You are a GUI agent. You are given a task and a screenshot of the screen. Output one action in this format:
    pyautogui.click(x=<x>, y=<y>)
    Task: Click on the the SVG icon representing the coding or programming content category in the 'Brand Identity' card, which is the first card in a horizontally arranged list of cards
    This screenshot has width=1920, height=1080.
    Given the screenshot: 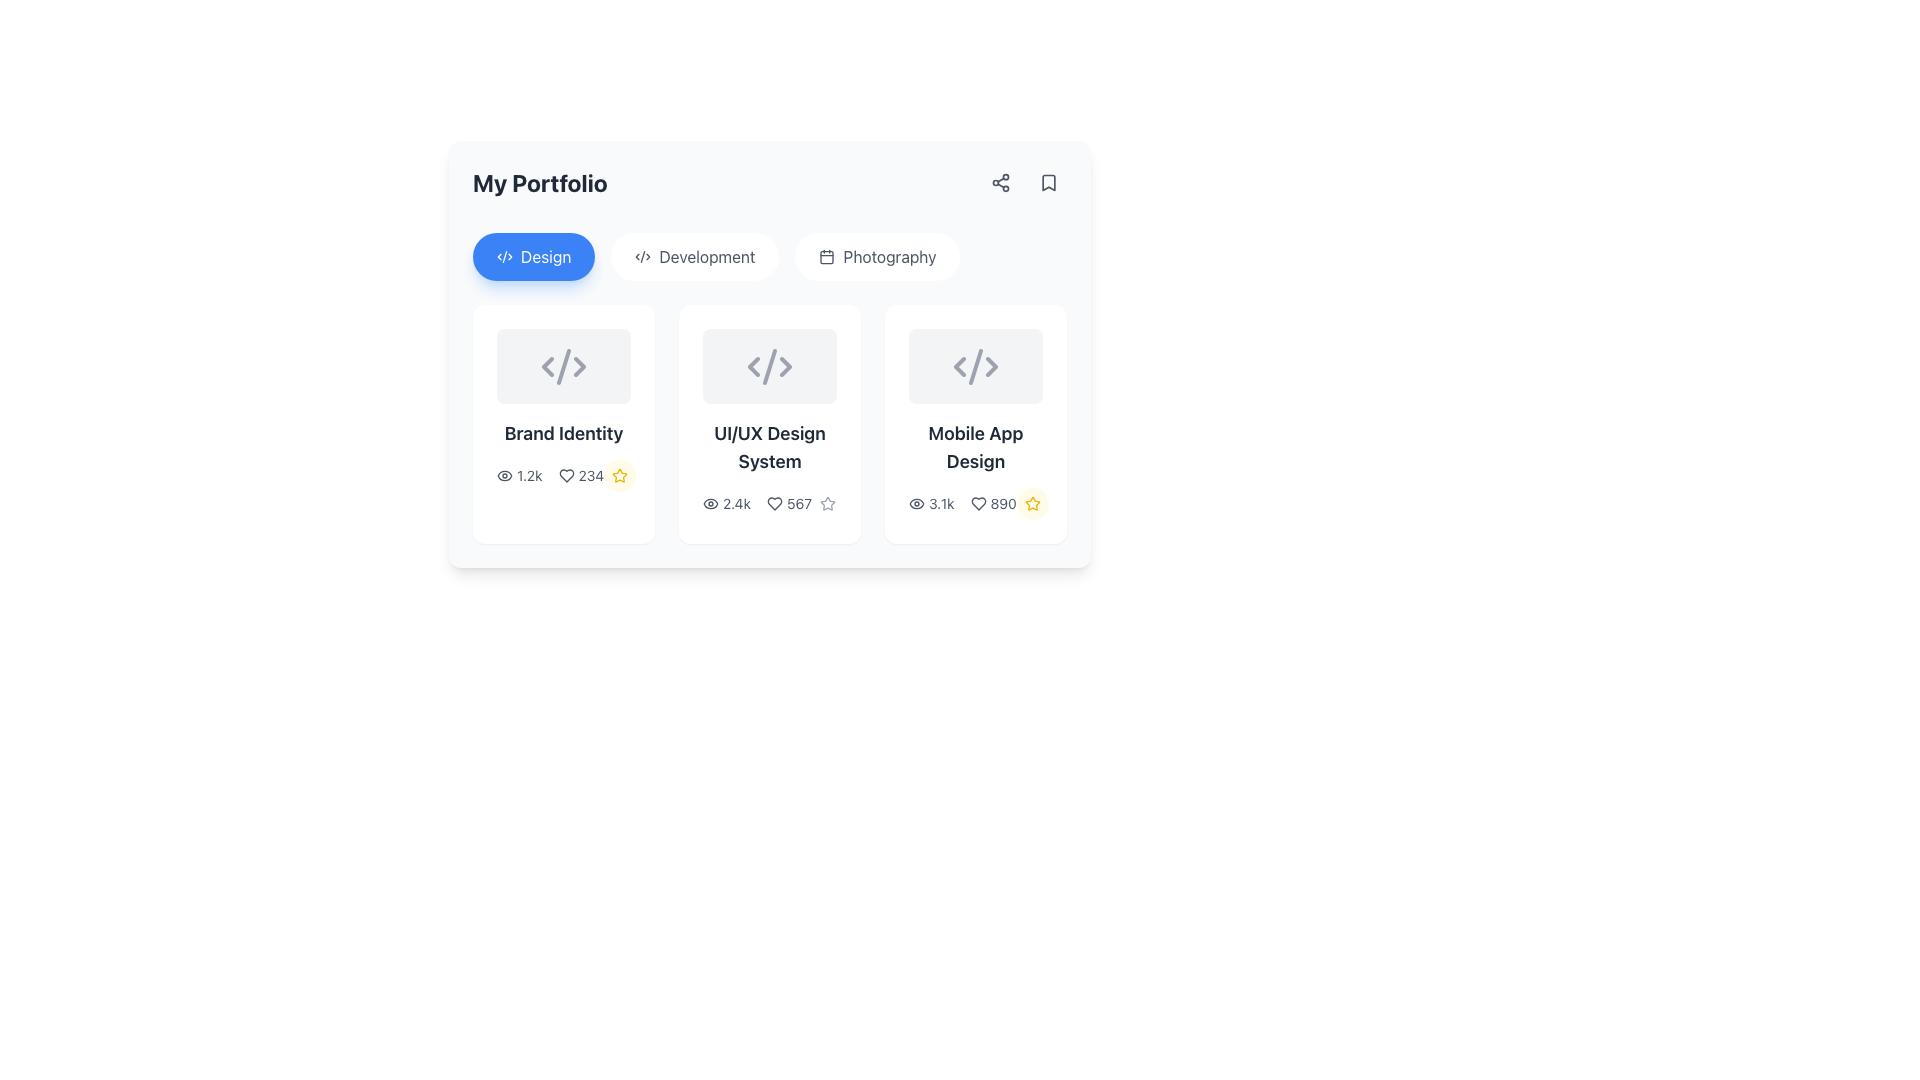 What is the action you would take?
    pyautogui.click(x=563, y=366)
    